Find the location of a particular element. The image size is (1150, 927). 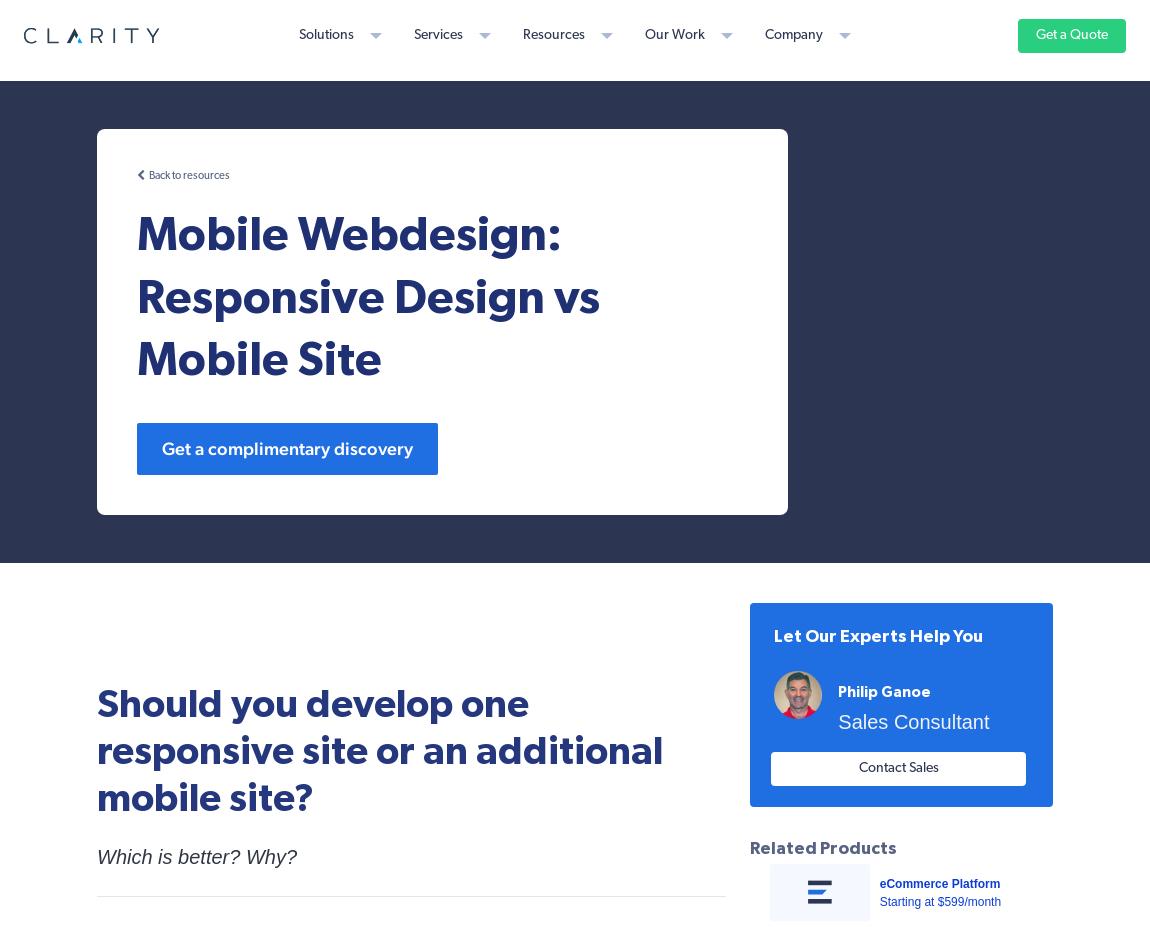

'Sales Consultant' is located at coordinates (913, 721).